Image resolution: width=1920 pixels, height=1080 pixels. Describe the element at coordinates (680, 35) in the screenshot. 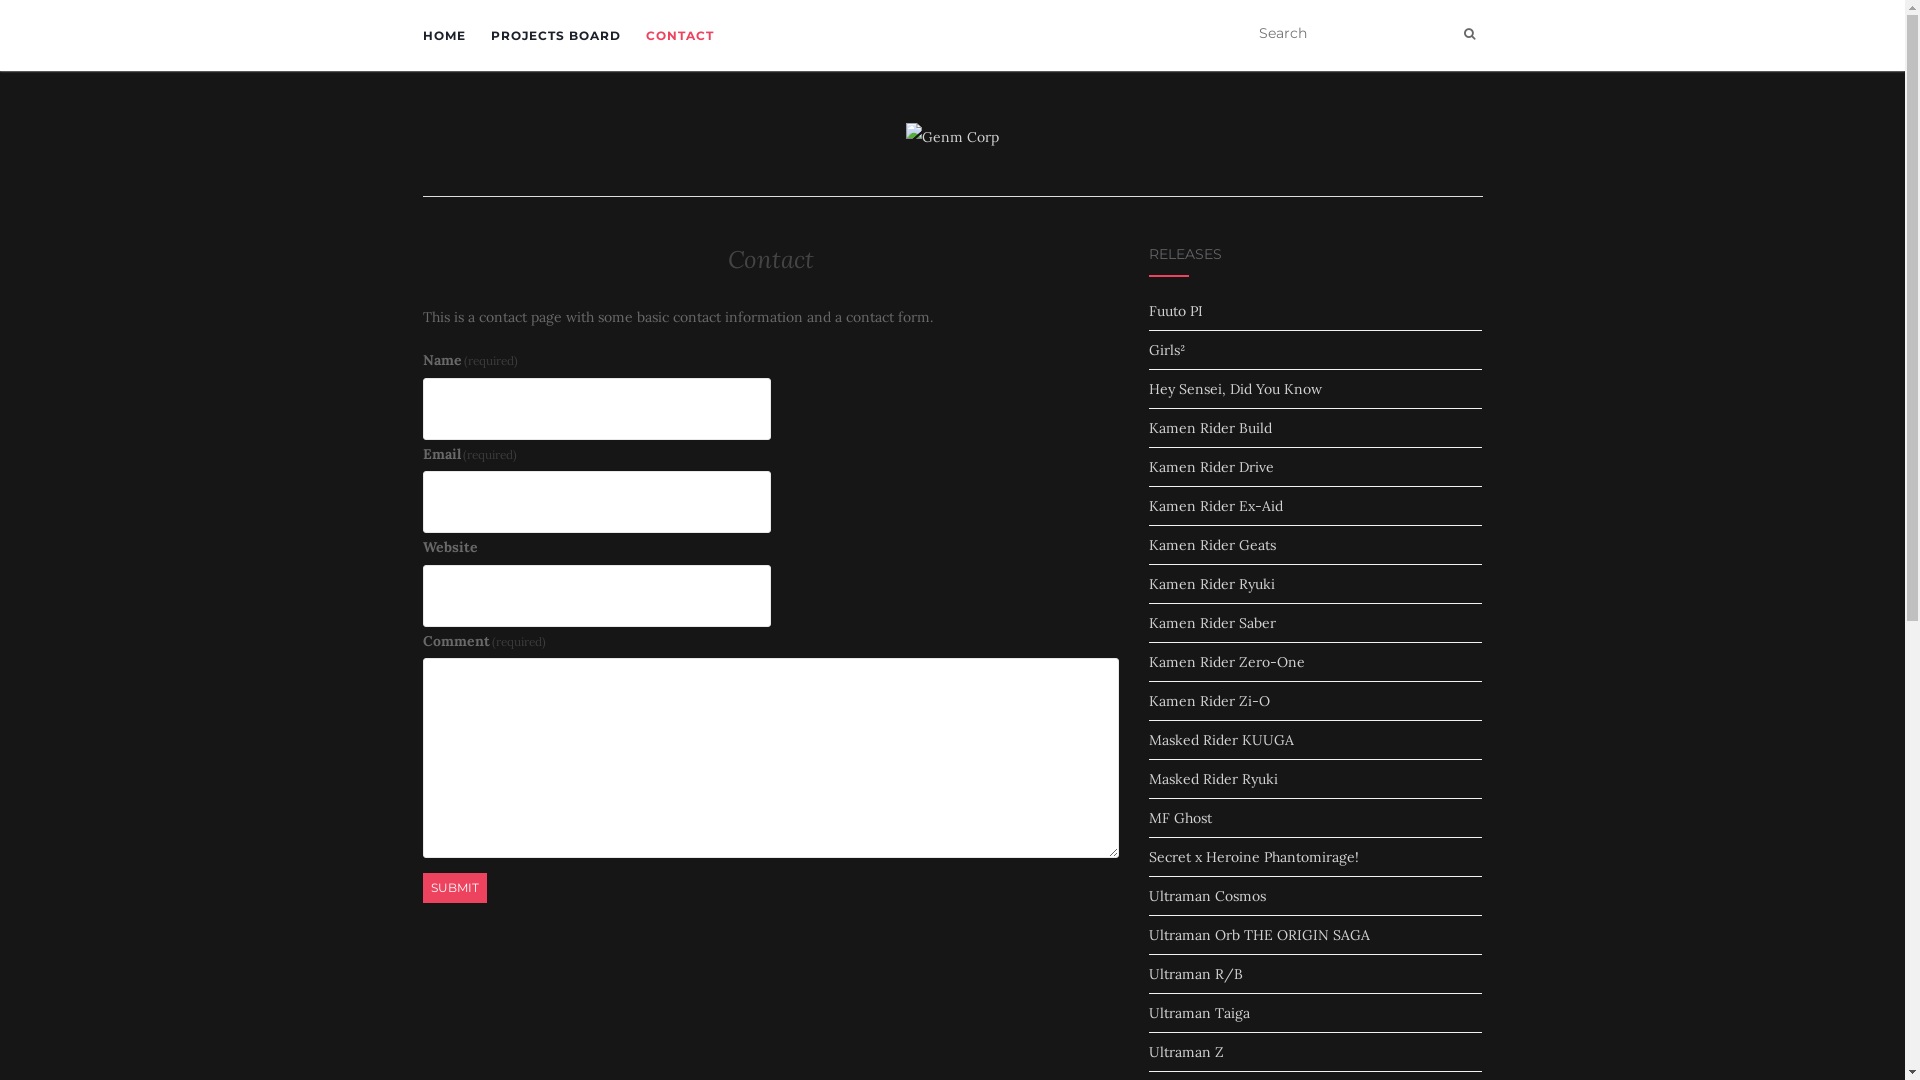

I see `'CONTACT'` at that location.